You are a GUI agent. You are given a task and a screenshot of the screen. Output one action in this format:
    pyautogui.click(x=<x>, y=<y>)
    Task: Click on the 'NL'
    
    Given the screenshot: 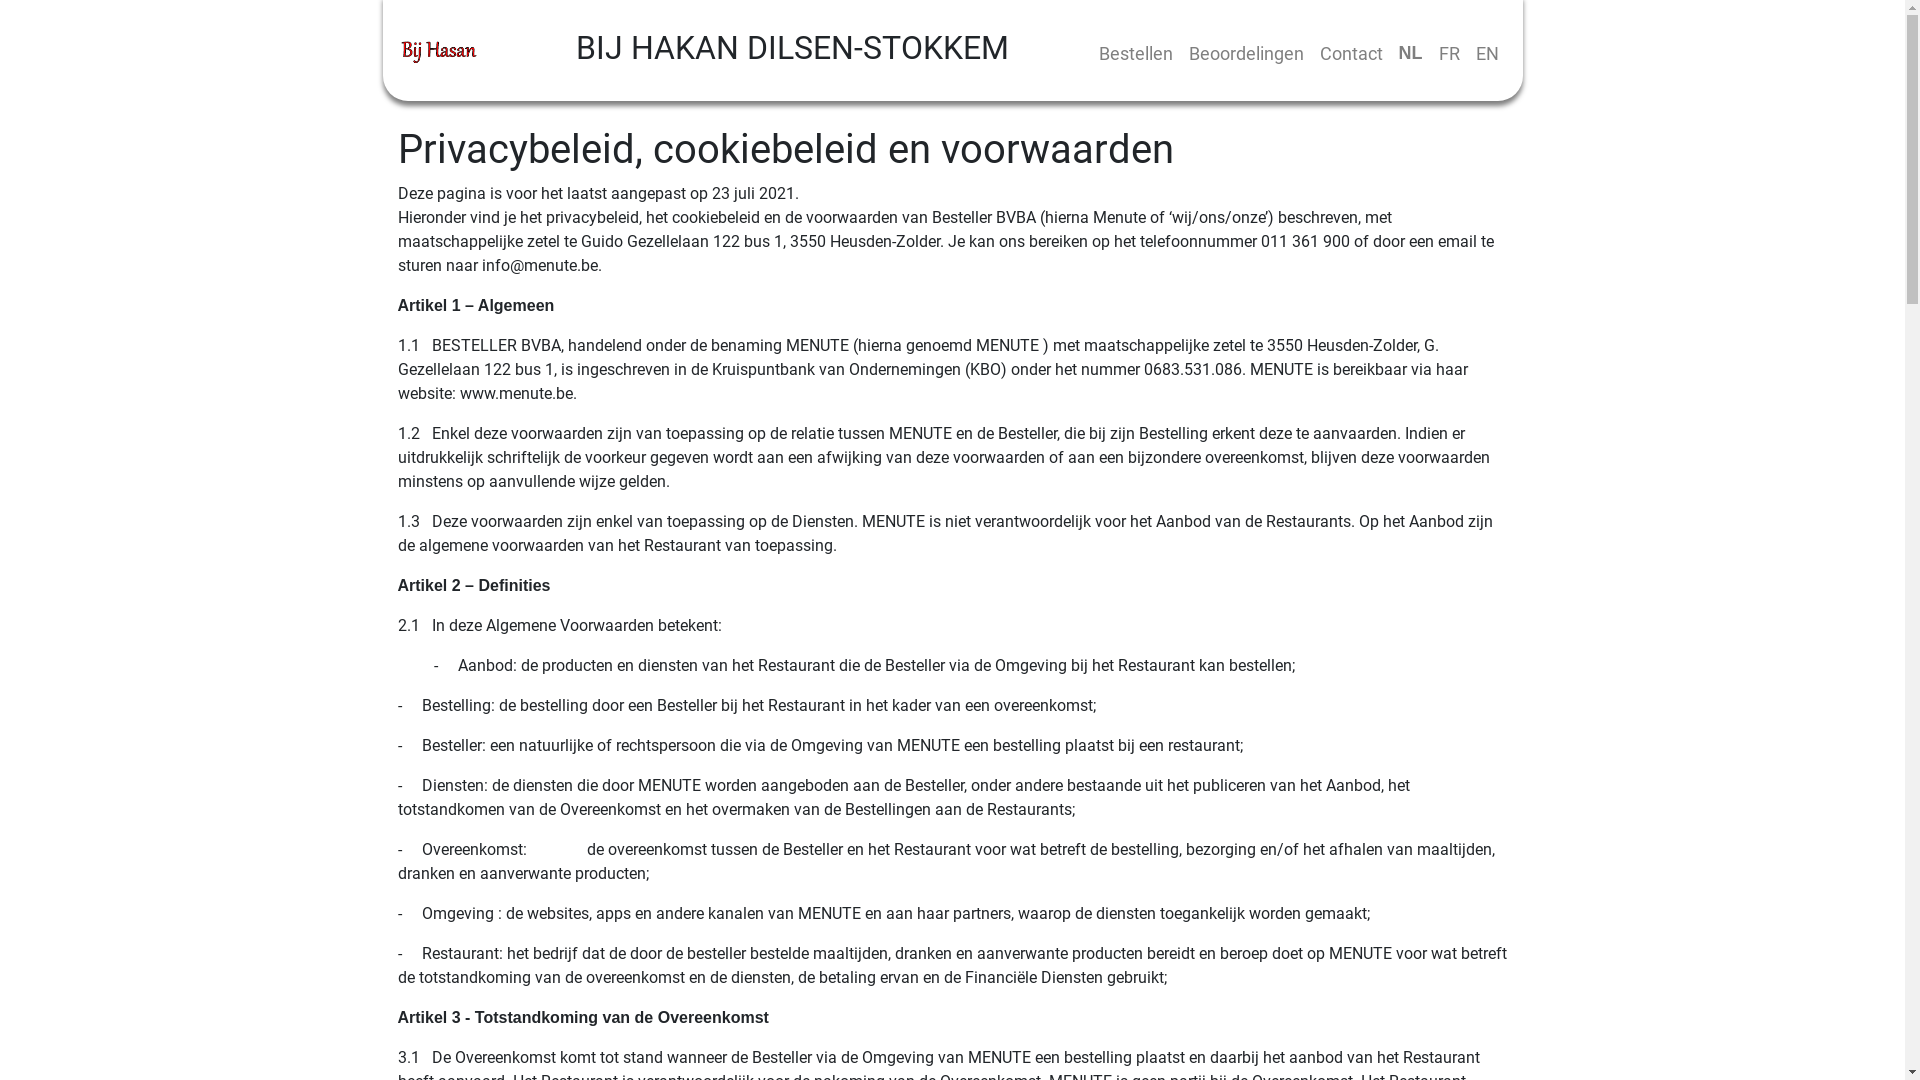 What is the action you would take?
    pyautogui.click(x=1409, y=52)
    